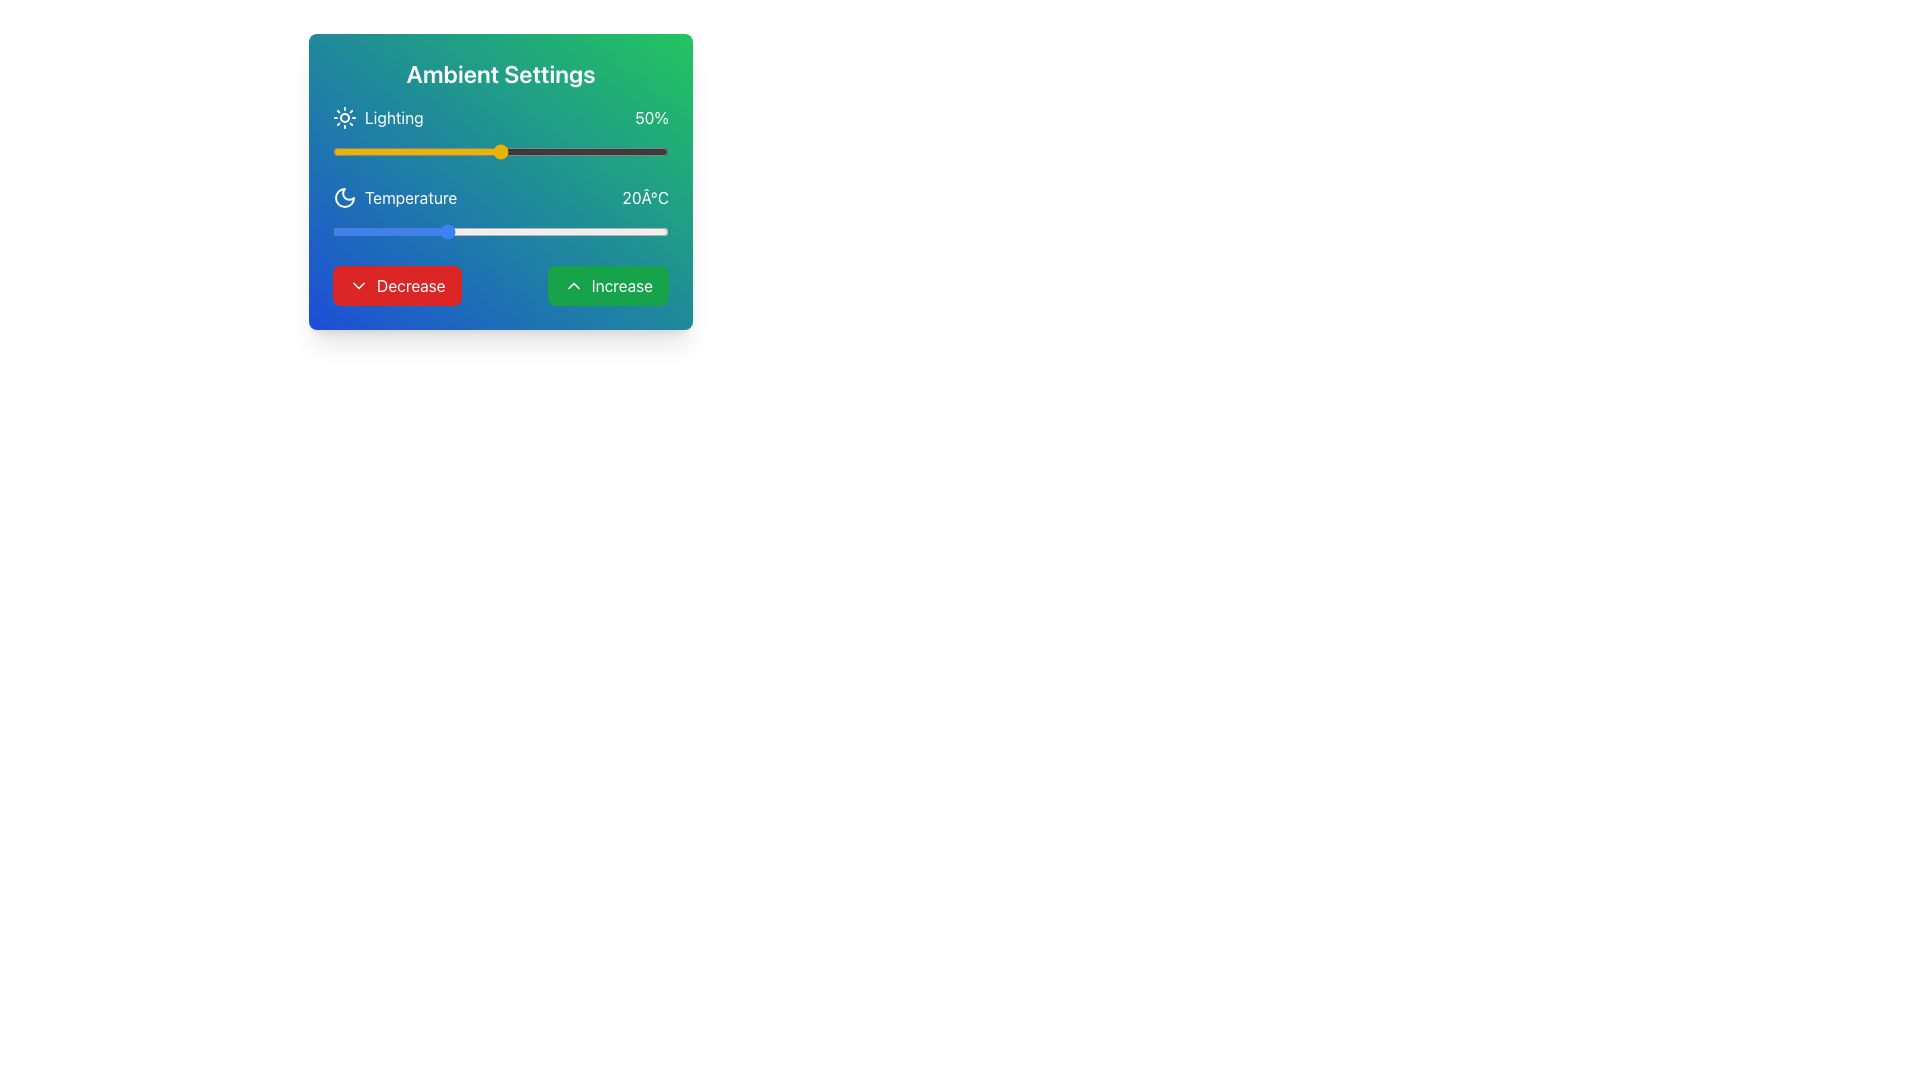  I want to click on the temperature, so click(646, 230).